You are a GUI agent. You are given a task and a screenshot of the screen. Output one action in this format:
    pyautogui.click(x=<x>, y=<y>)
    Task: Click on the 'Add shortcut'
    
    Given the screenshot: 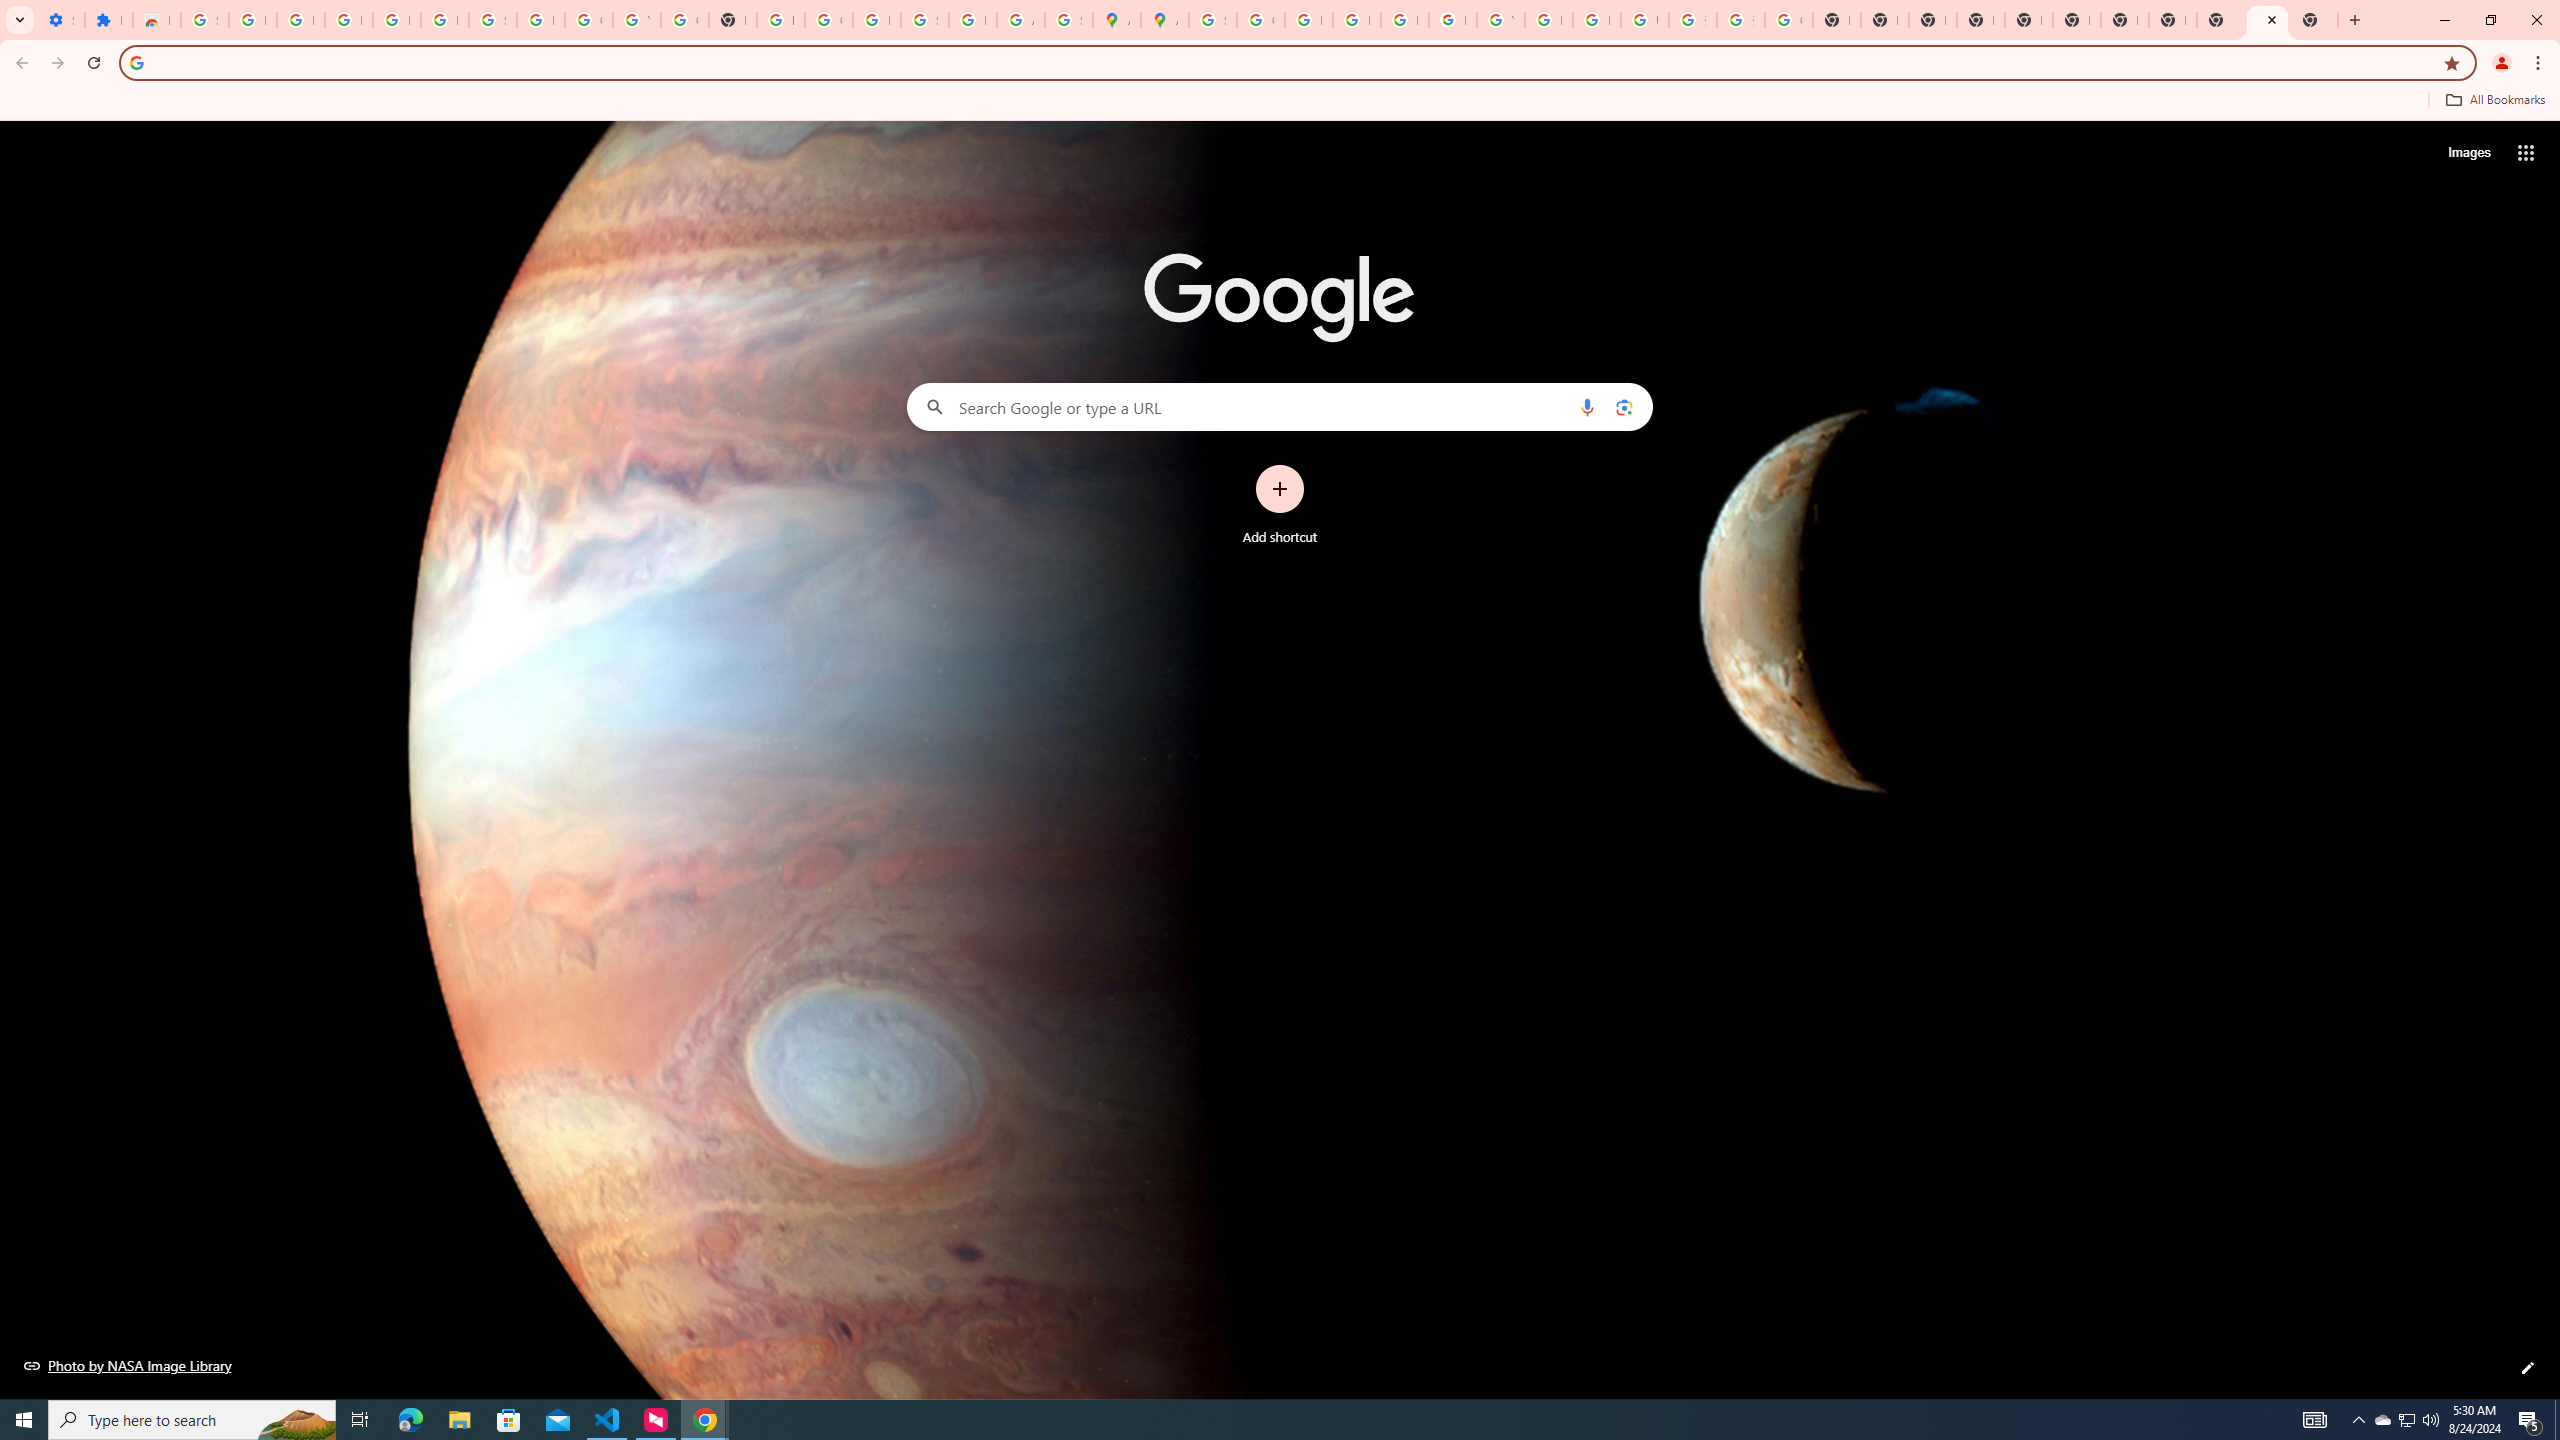 What is the action you would take?
    pyautogui.click(x=1280, y=505)
    